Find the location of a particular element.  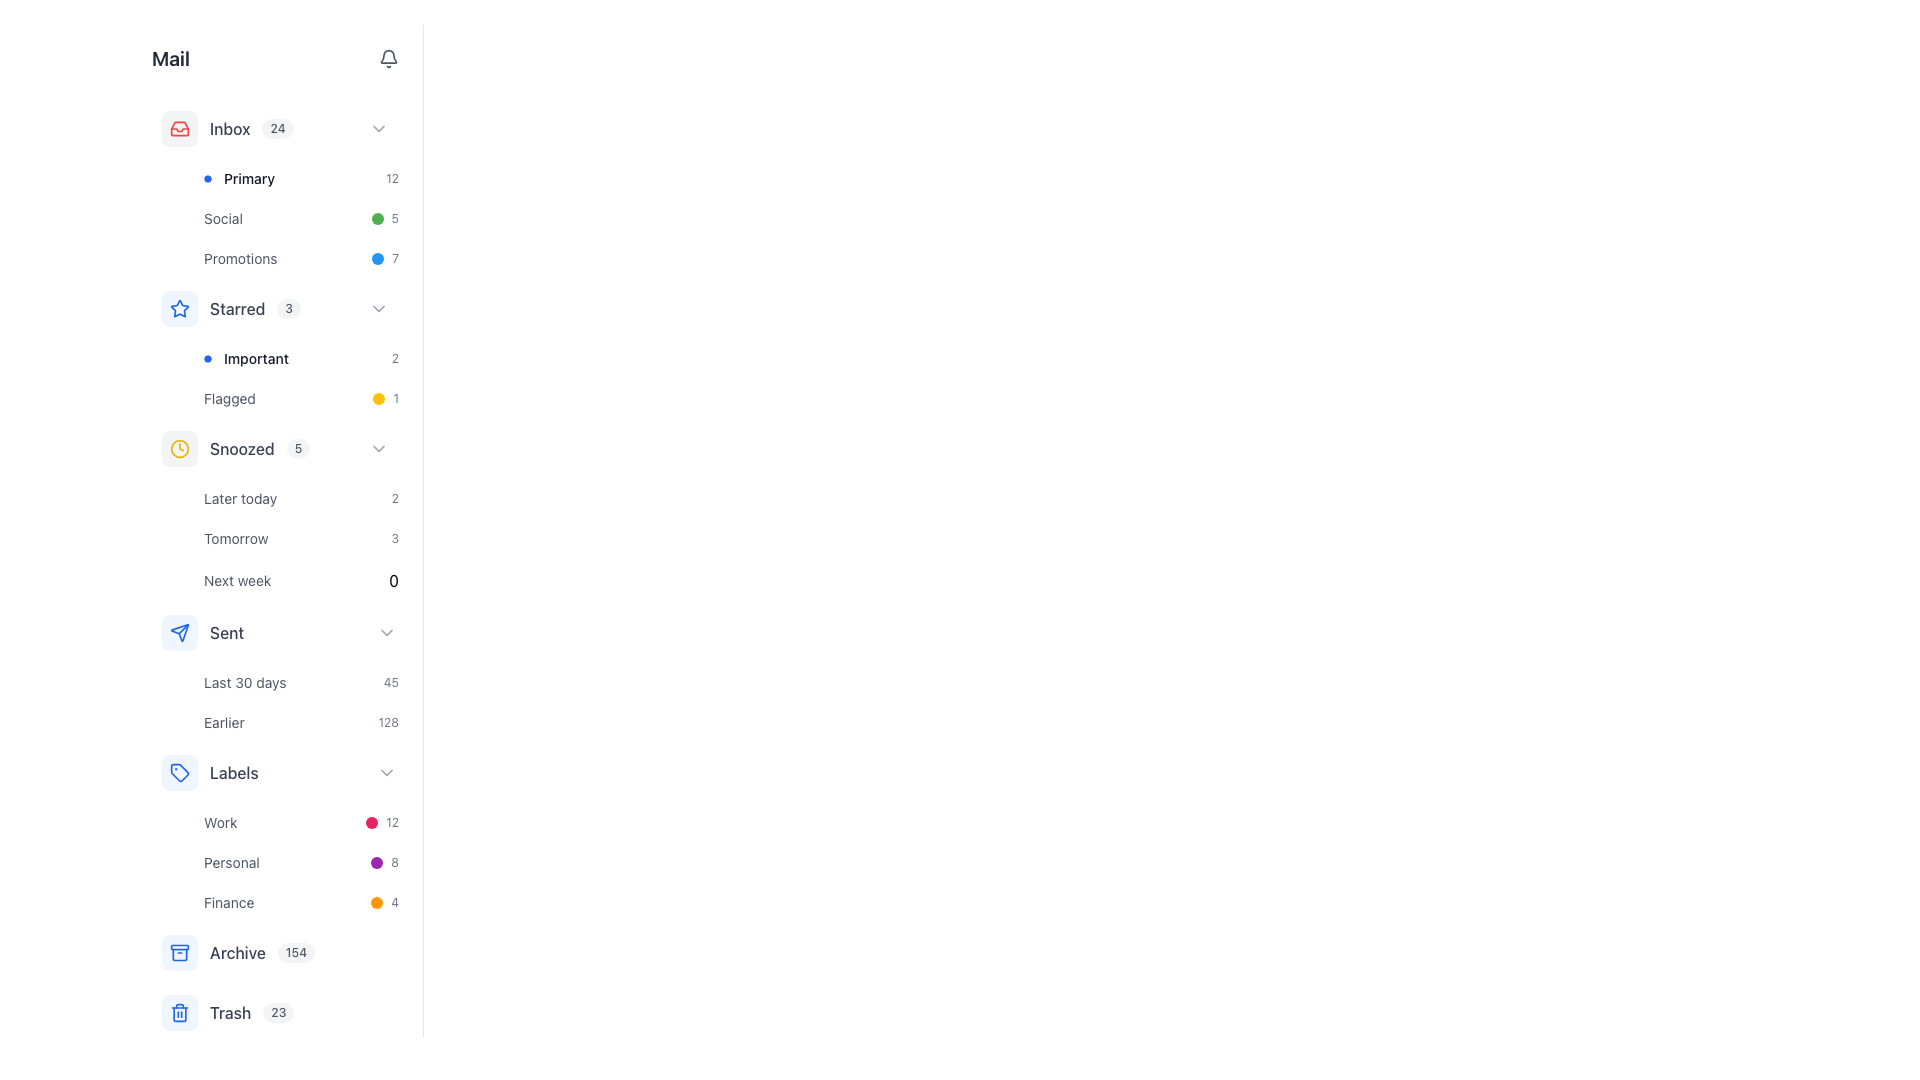

the small downward-facing chevron icon with a thin border and gray color, located next to the 'Starred' label in the sidebar is located at coordinates (379, 308).